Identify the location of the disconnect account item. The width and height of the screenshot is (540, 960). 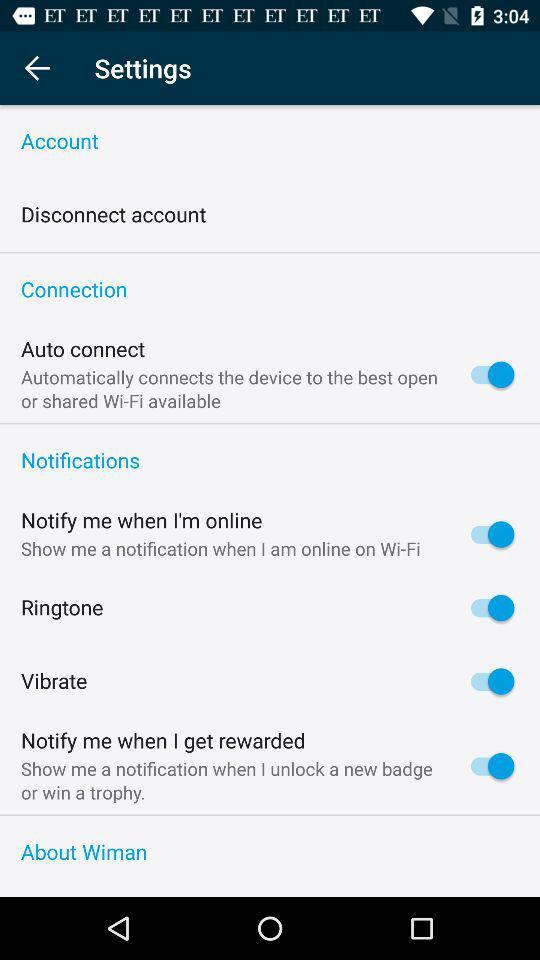
(113, 215).